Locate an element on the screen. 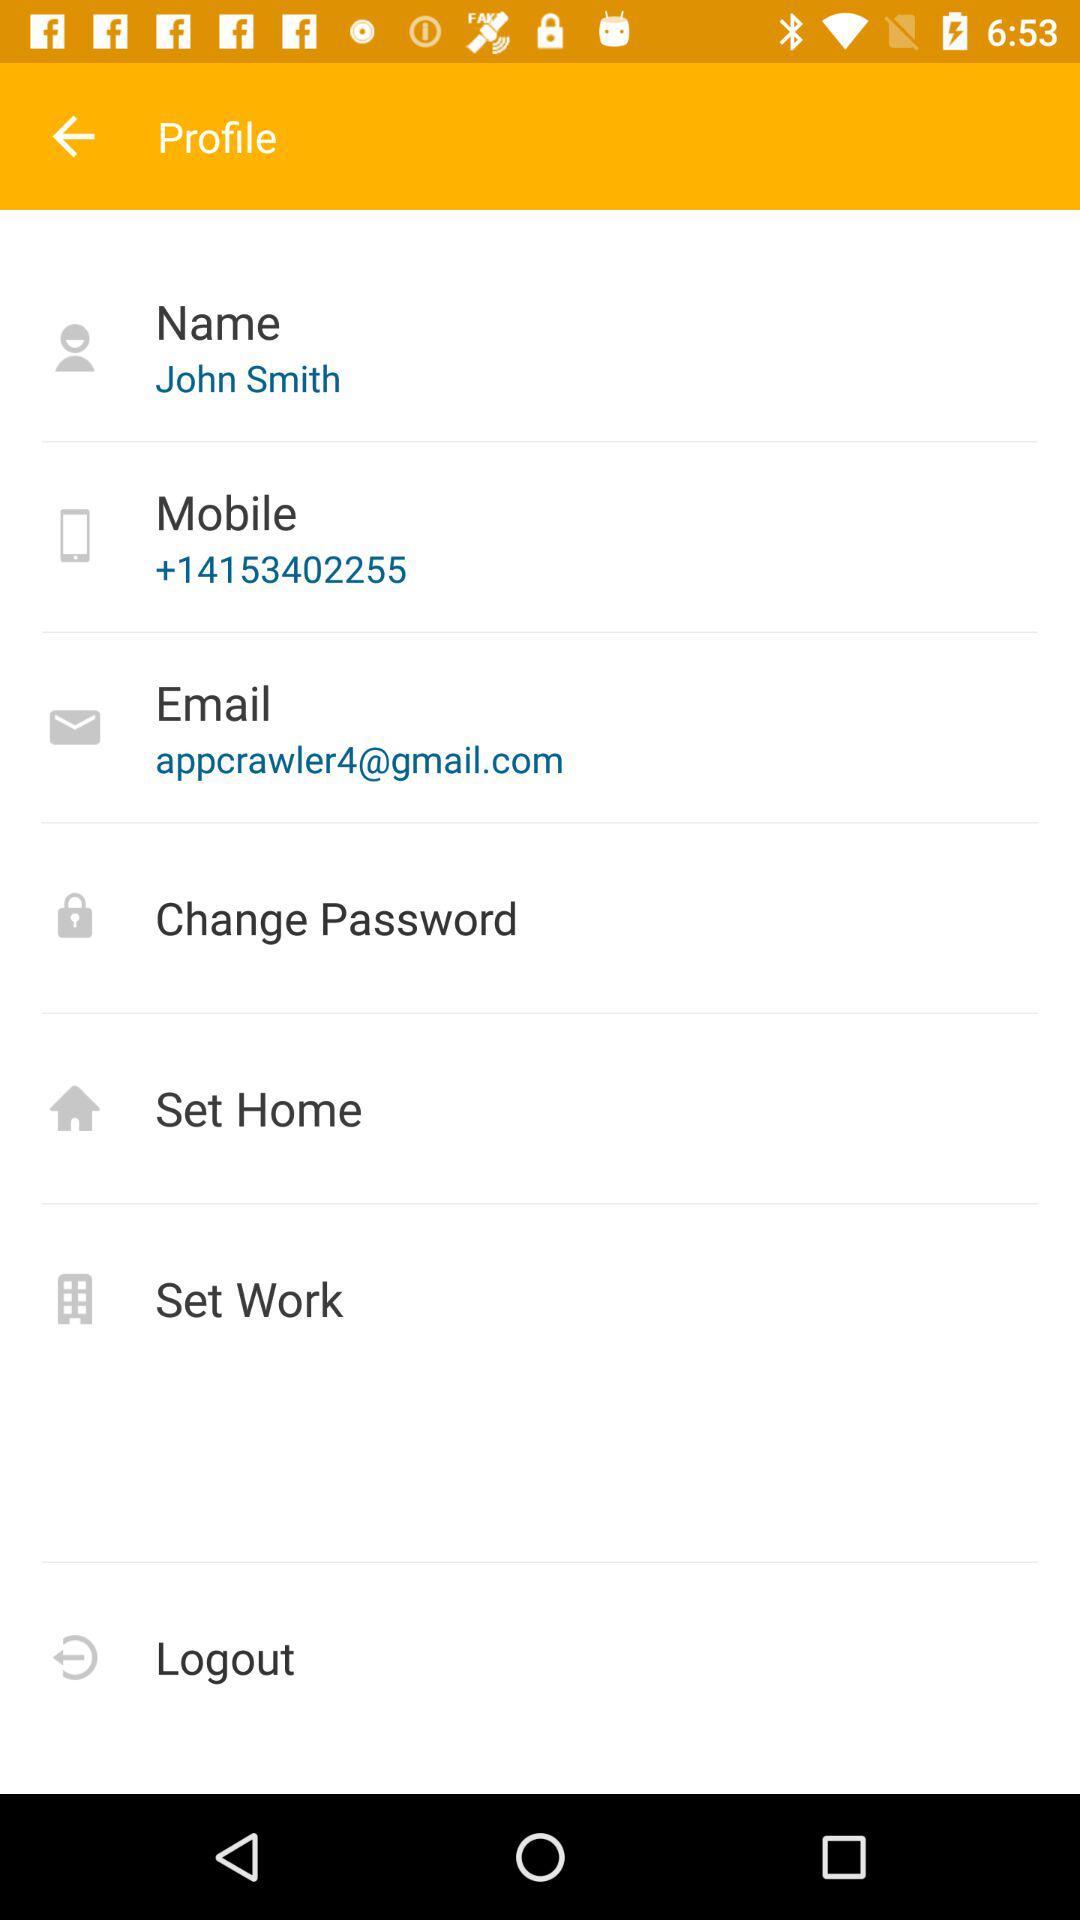 The image size is (1080, 1920). the change password item is located at coordinates (540, 916).